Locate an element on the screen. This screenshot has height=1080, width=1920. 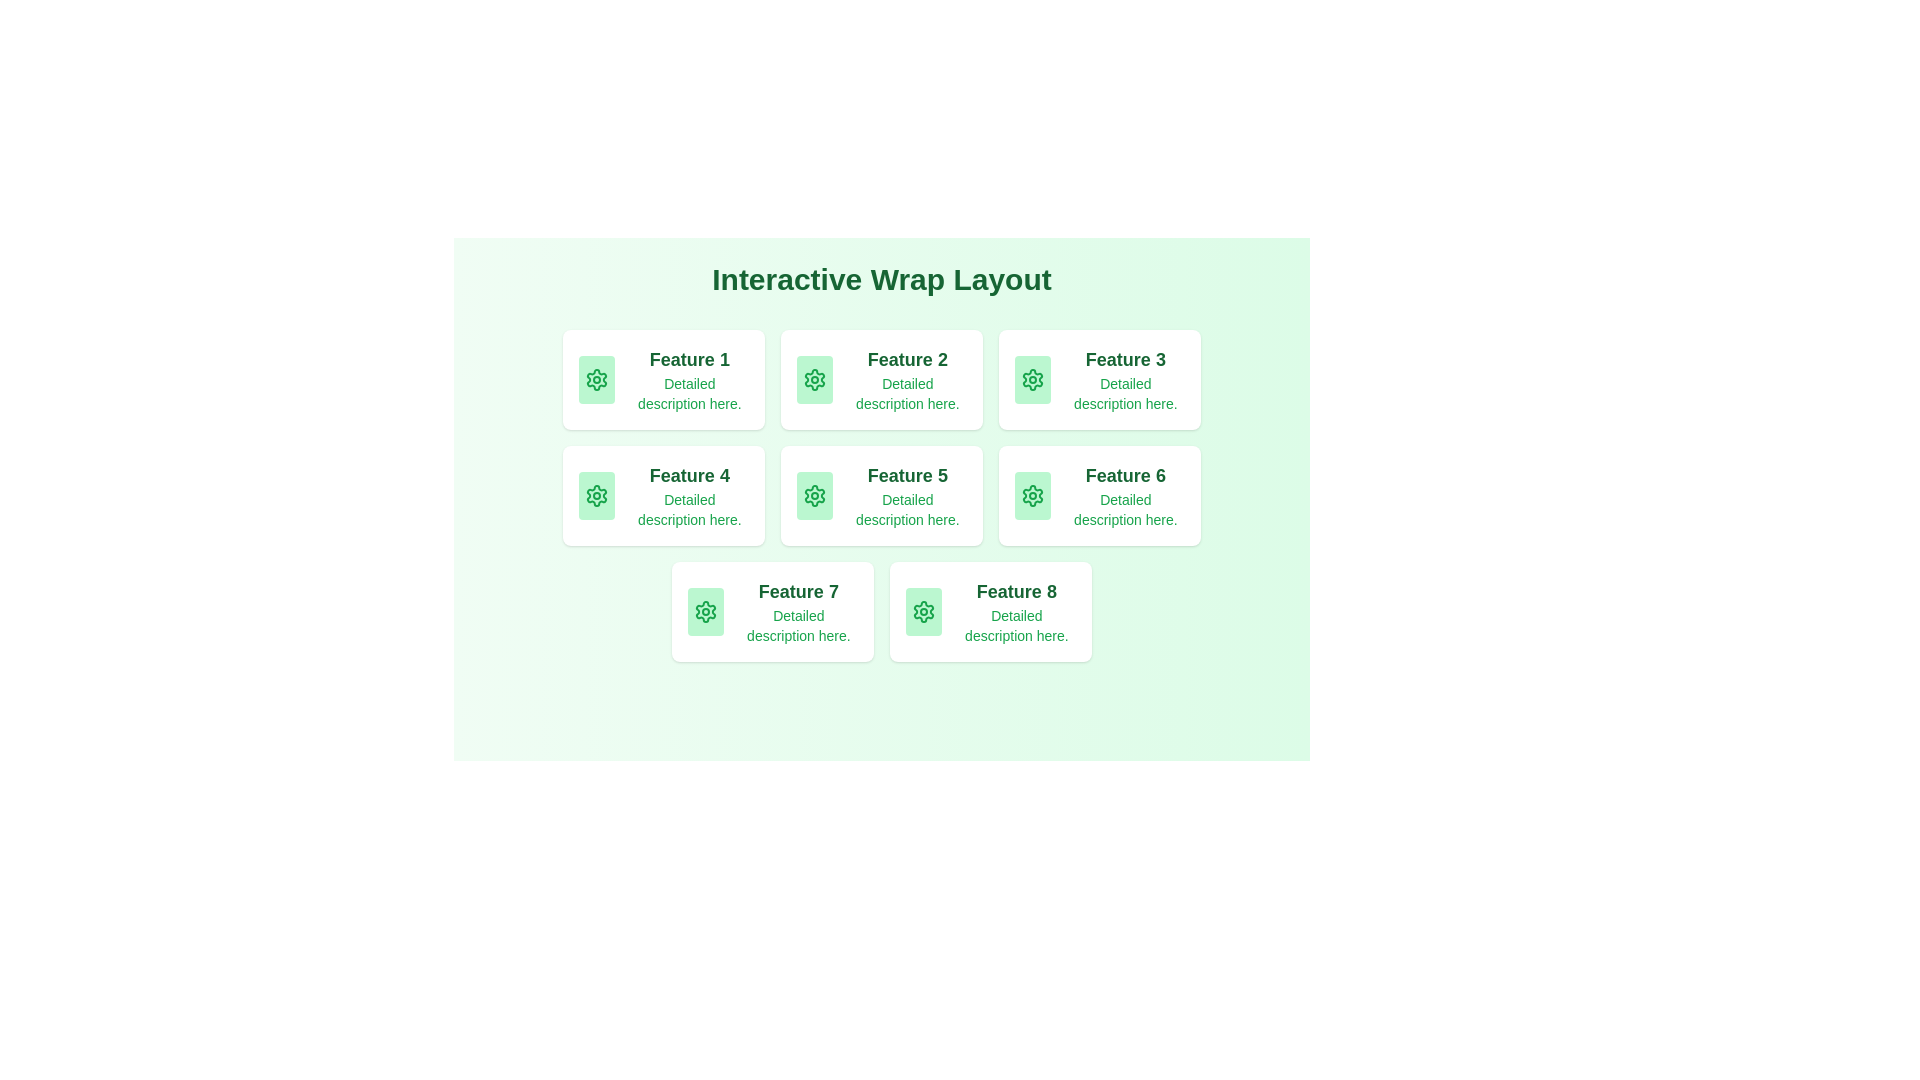
text from the Feature card located in the last row and last column of the grid layout, adjacent to the 'Feature 7' box is located at coordinates (990, 611).